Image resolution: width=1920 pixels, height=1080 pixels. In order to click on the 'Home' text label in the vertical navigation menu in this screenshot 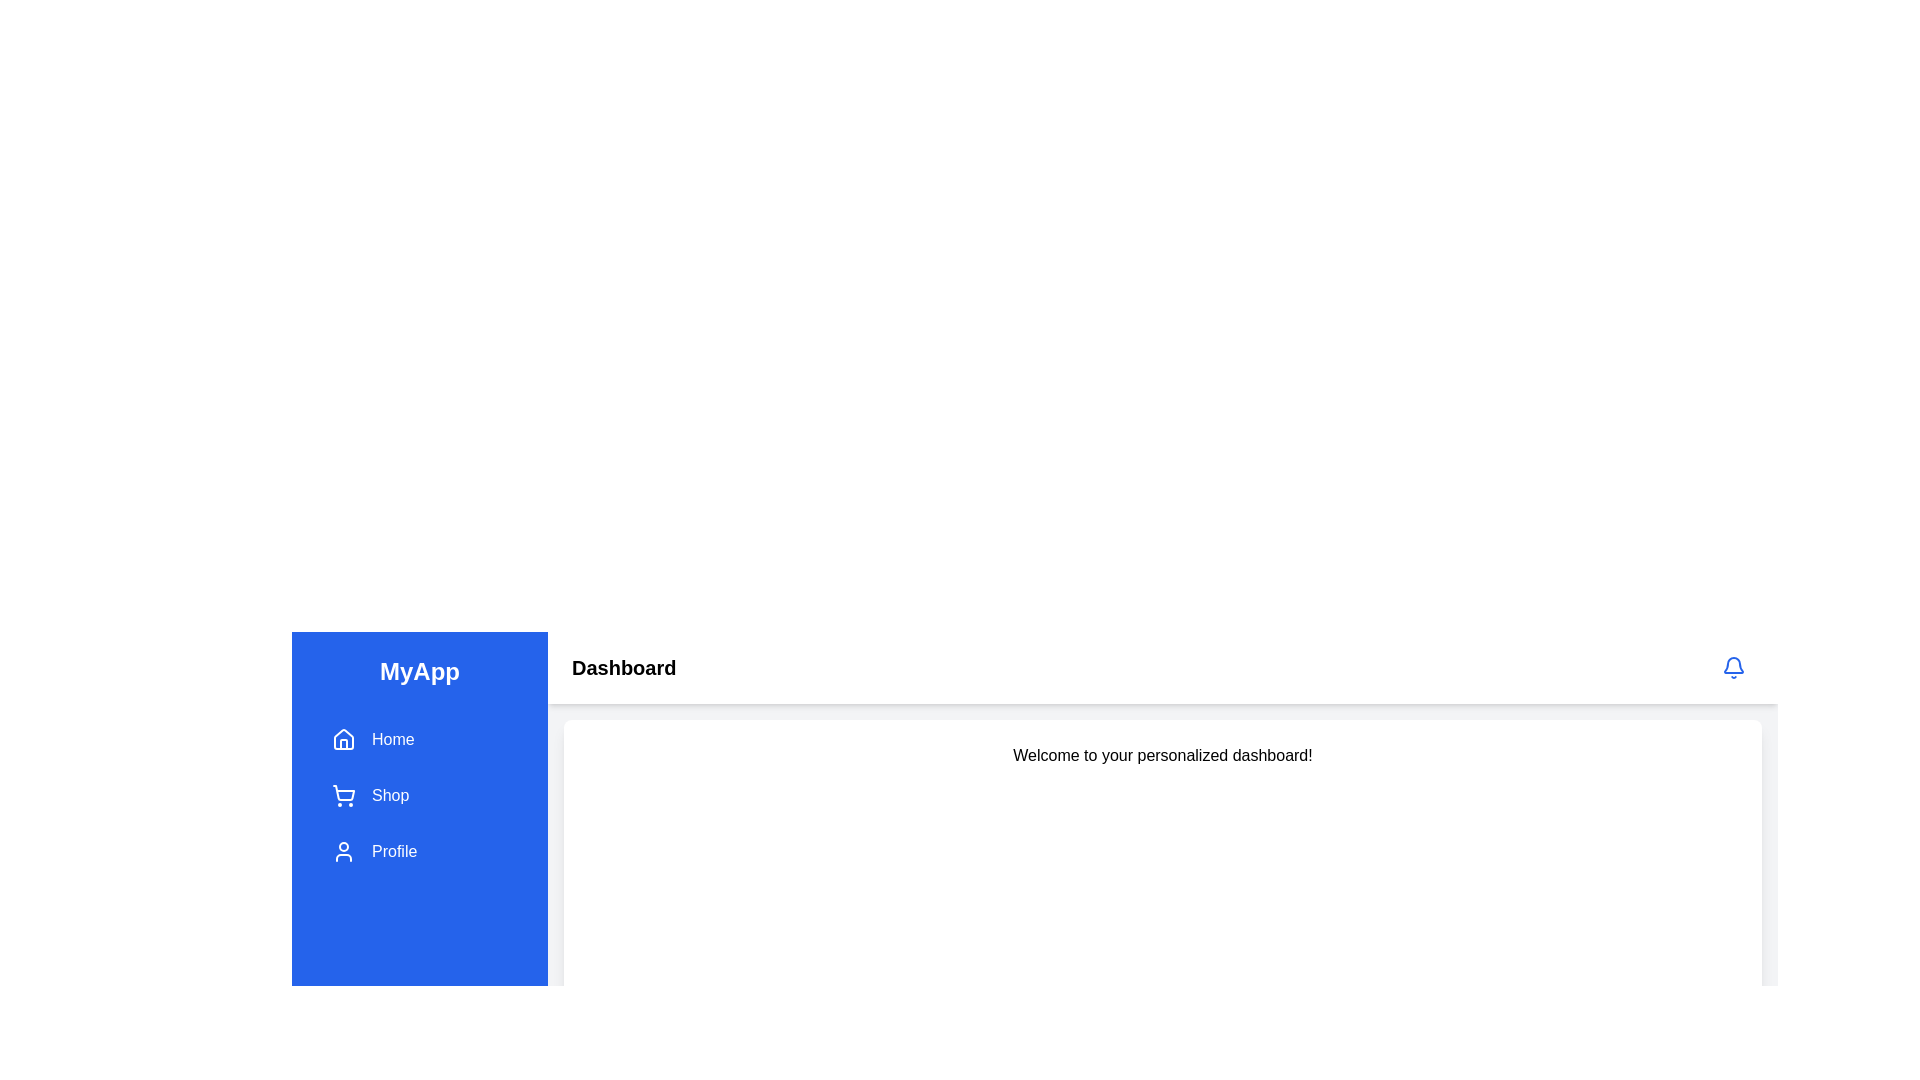, I will do `click(393, 740)`.